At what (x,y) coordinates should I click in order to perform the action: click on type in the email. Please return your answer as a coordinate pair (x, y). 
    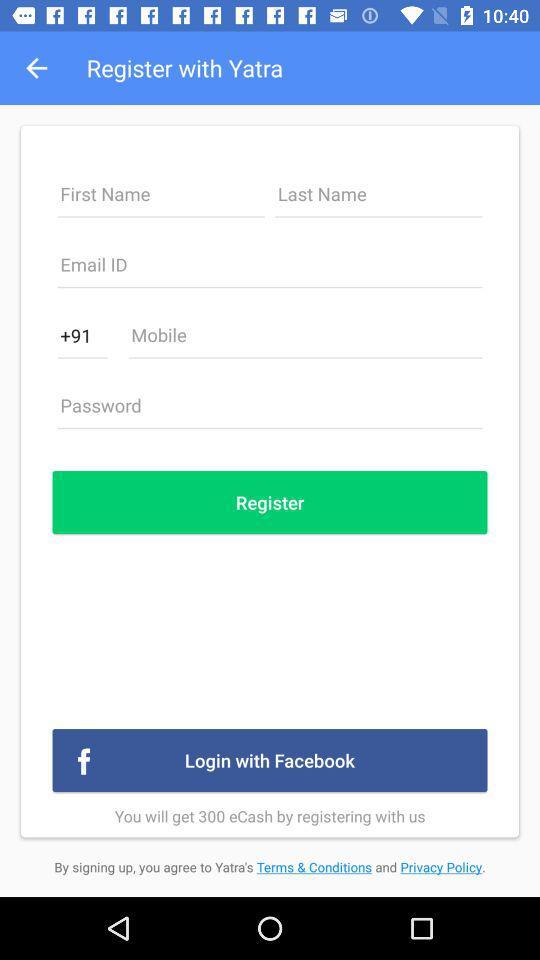
    Looking at the image, I should click on (270, 269).